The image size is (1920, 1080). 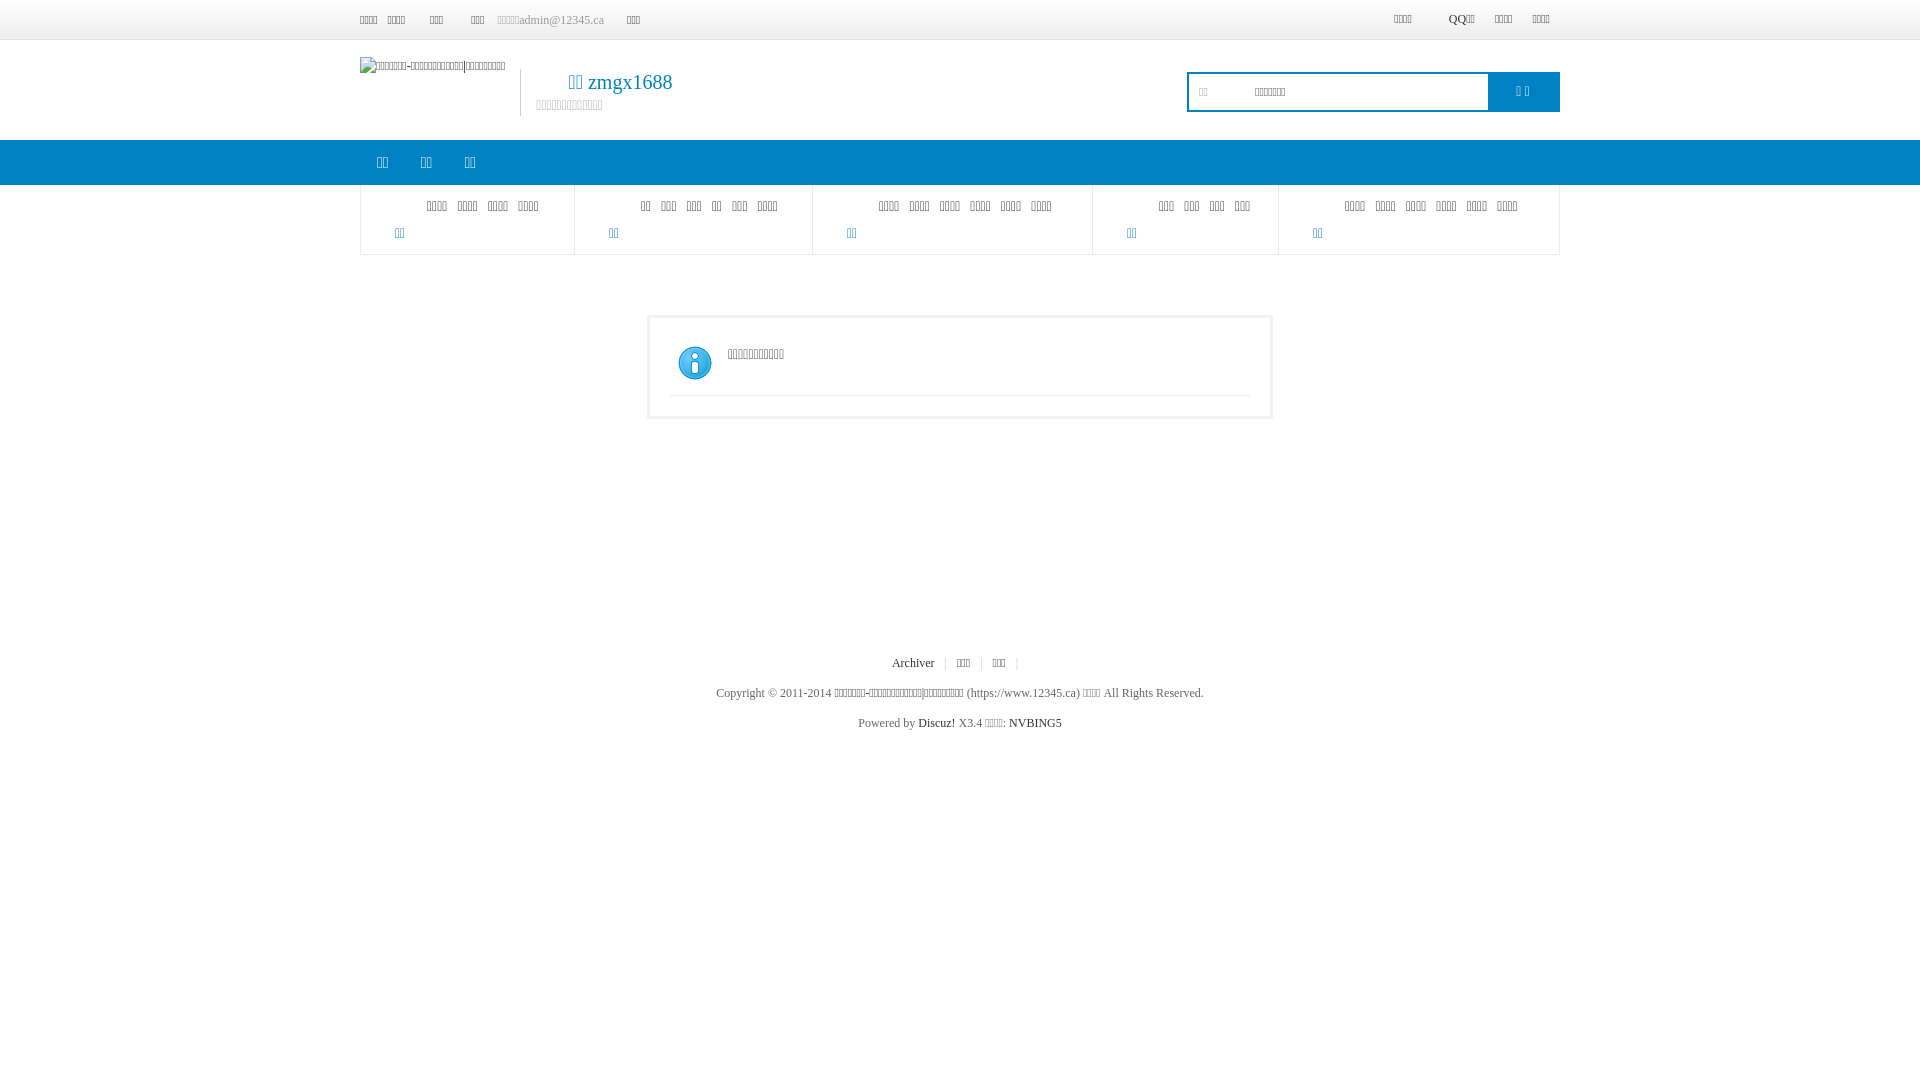 What do you see at coordinates (935, 722) in the screenshot?
I see `'Discuz!'` at bounding box center [935, 722].